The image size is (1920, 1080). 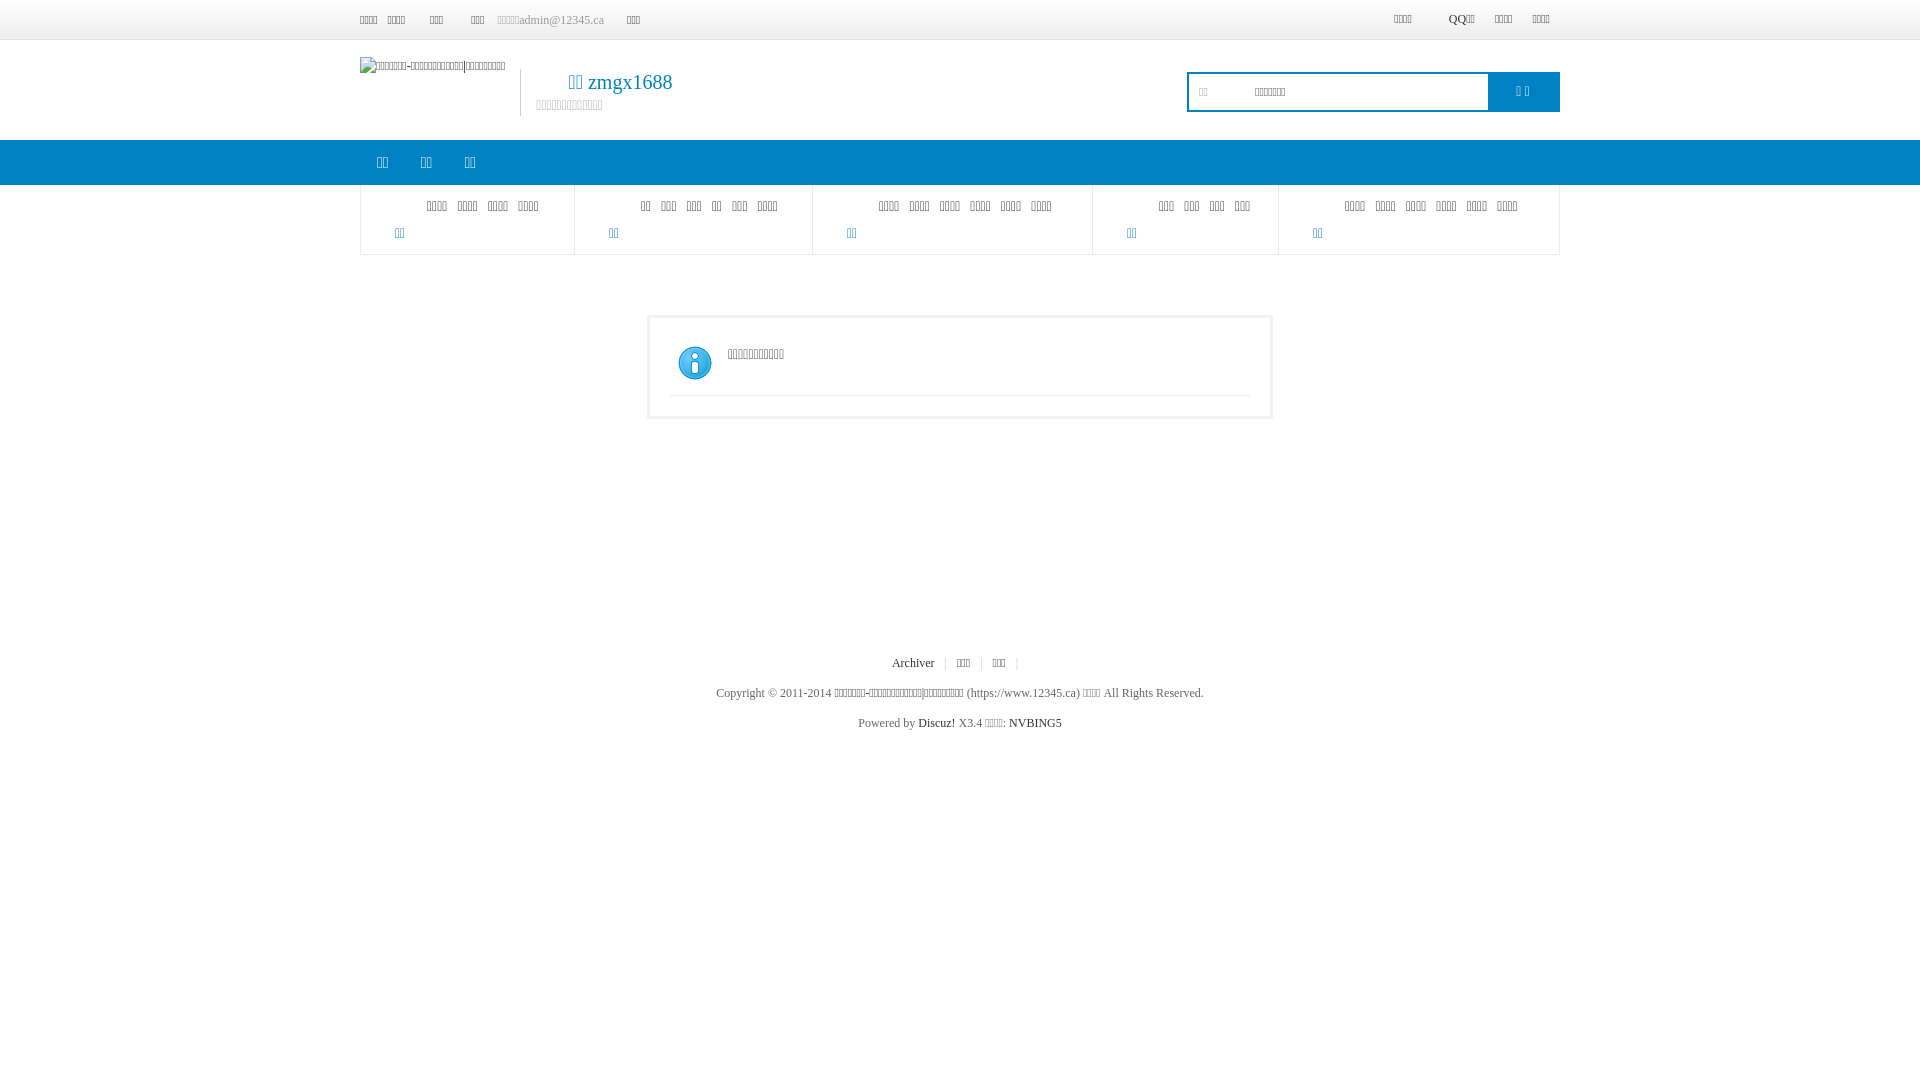 What do you see at coordinates (935, 722) in the screenshot?
I see `'Discuz!'` at bounding box center [935, 722].